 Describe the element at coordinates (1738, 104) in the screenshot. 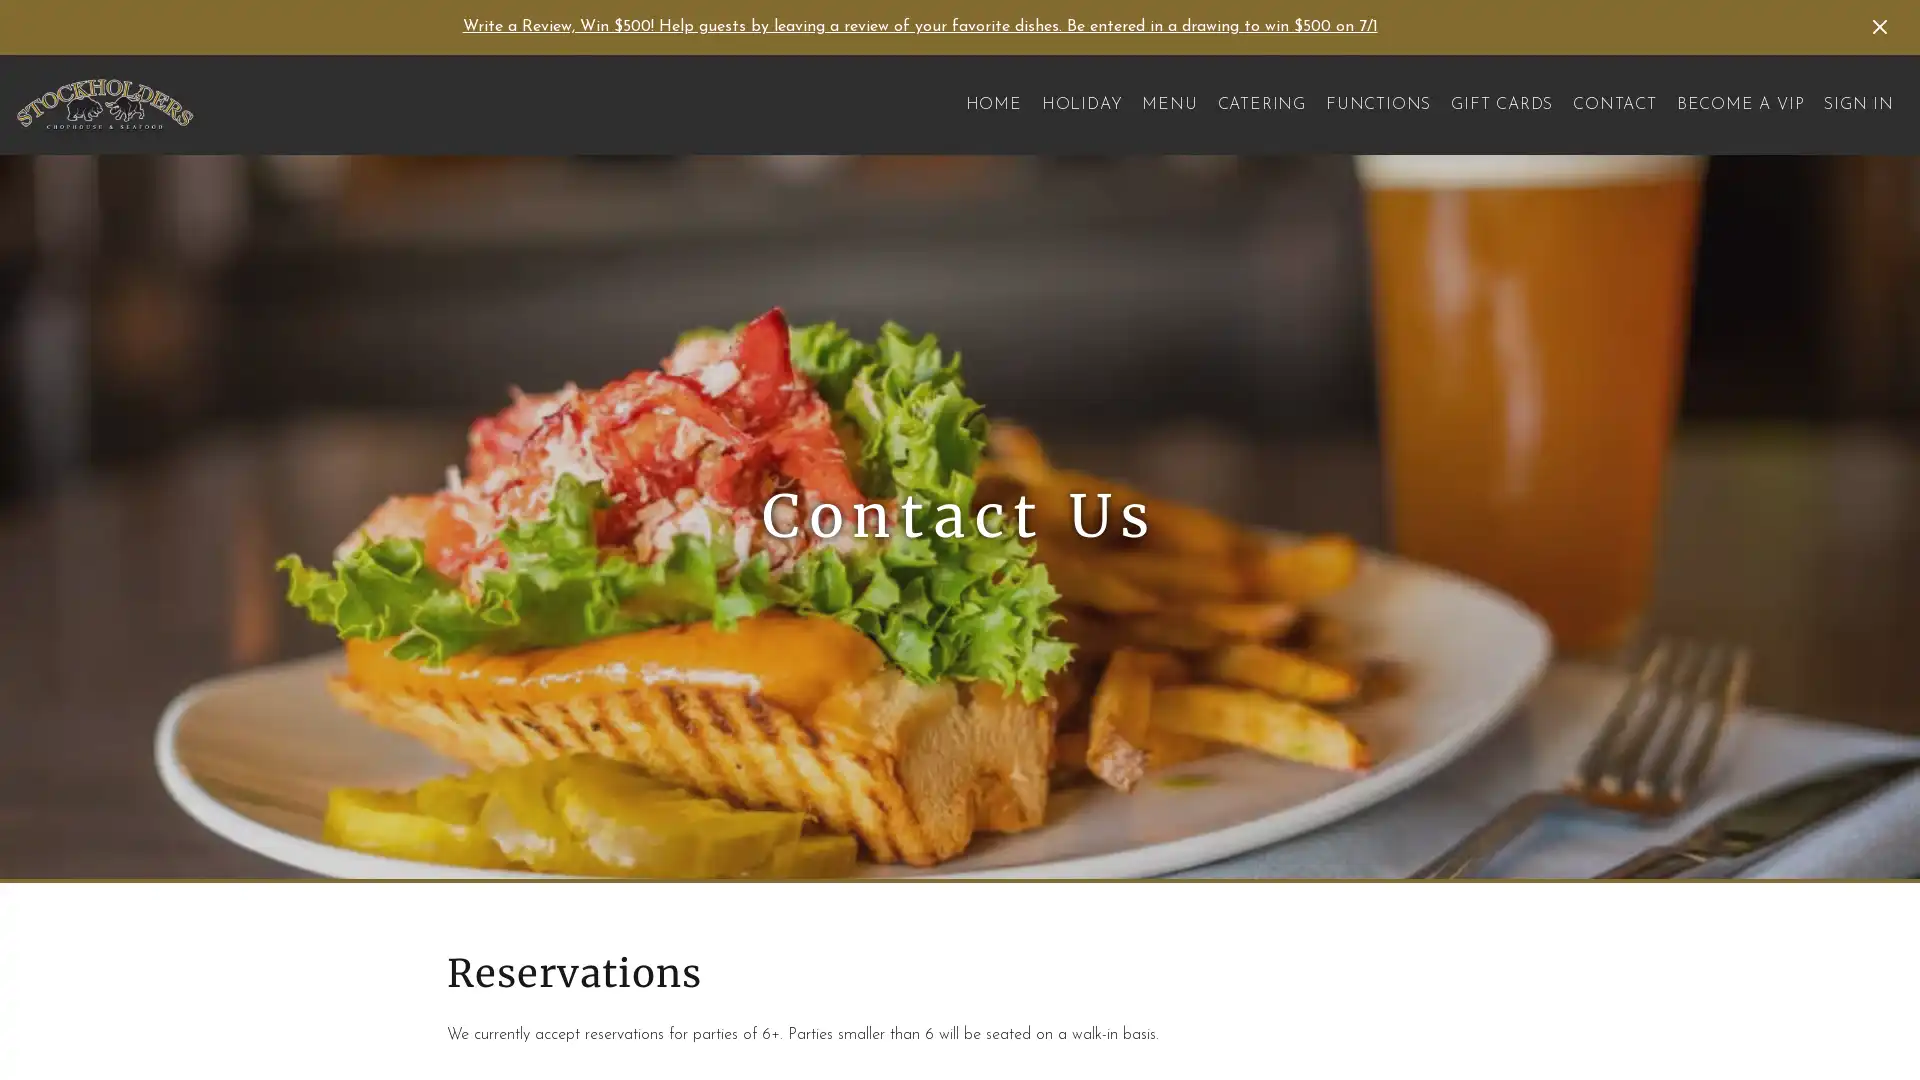

I see `BECOME A VIP` at that location.